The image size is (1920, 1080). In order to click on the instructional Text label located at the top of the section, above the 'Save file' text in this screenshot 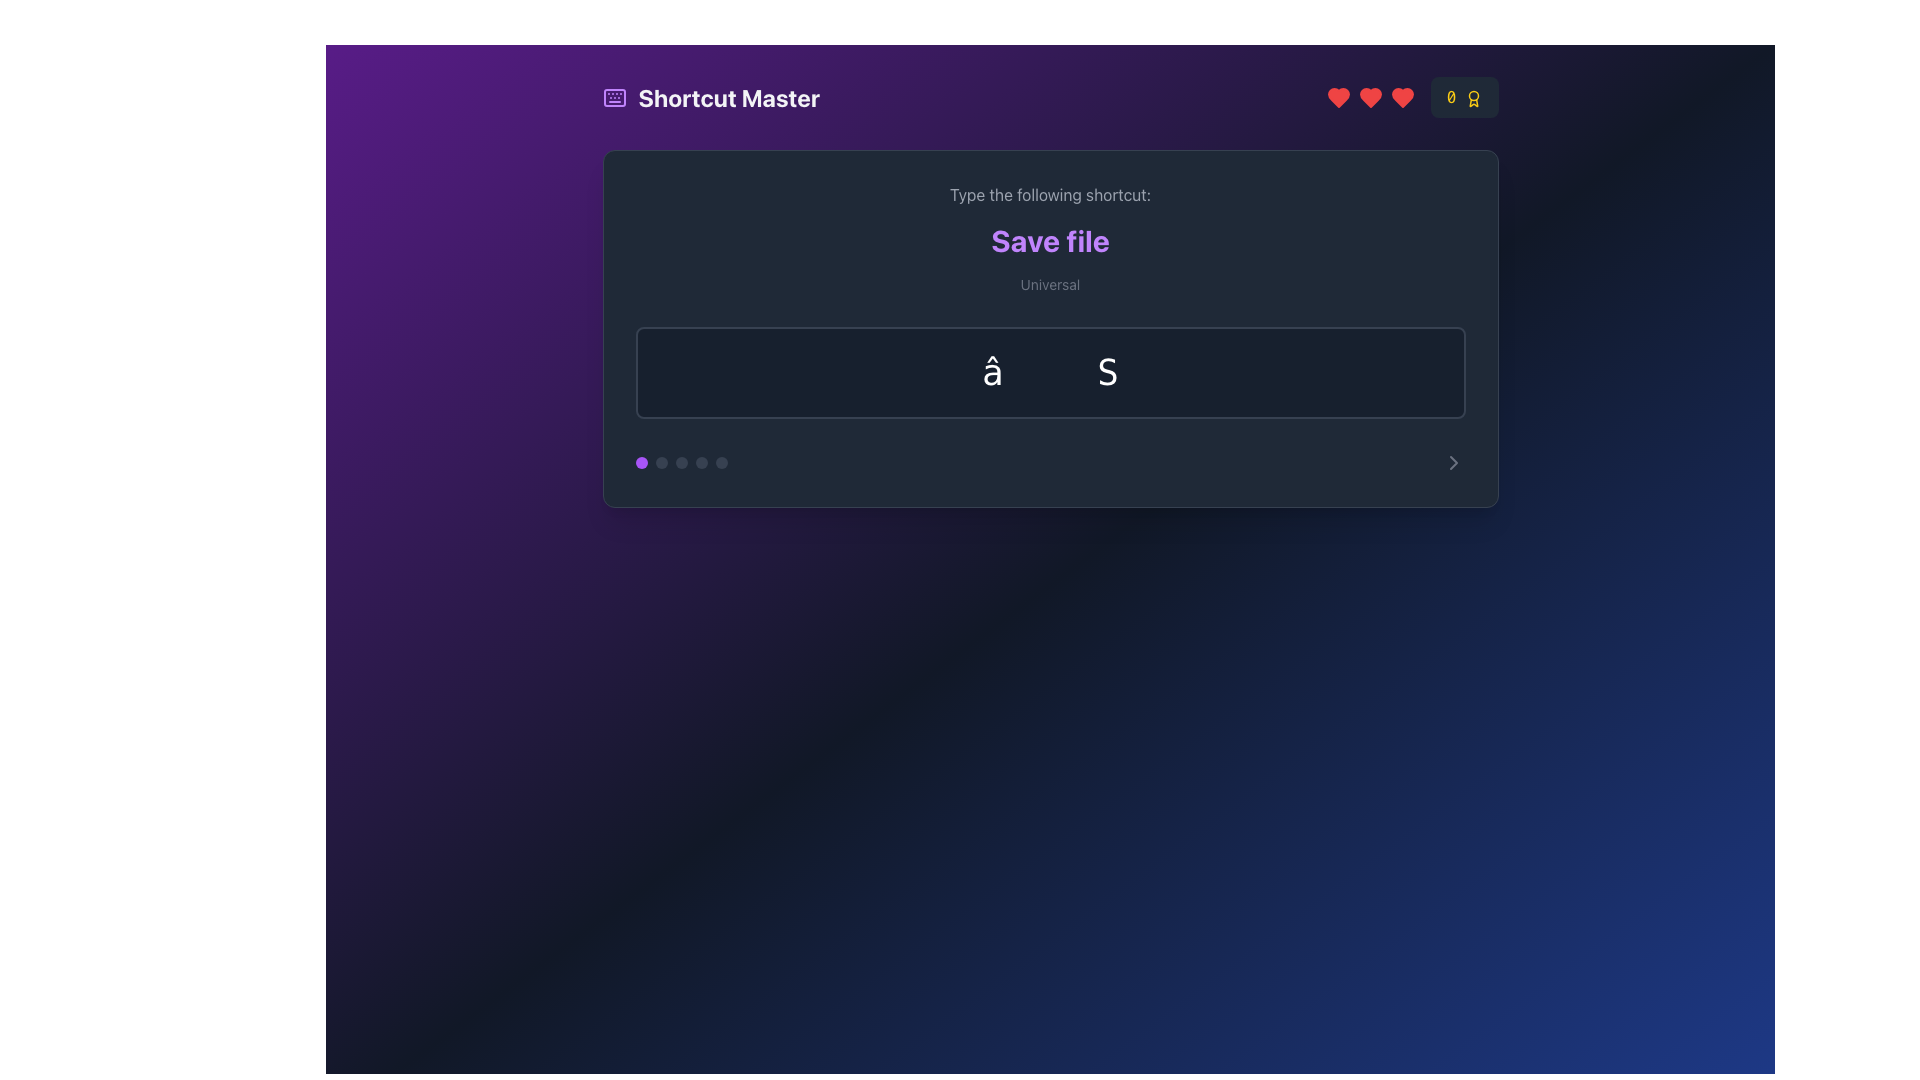, I will do `click(1049, 195)`.